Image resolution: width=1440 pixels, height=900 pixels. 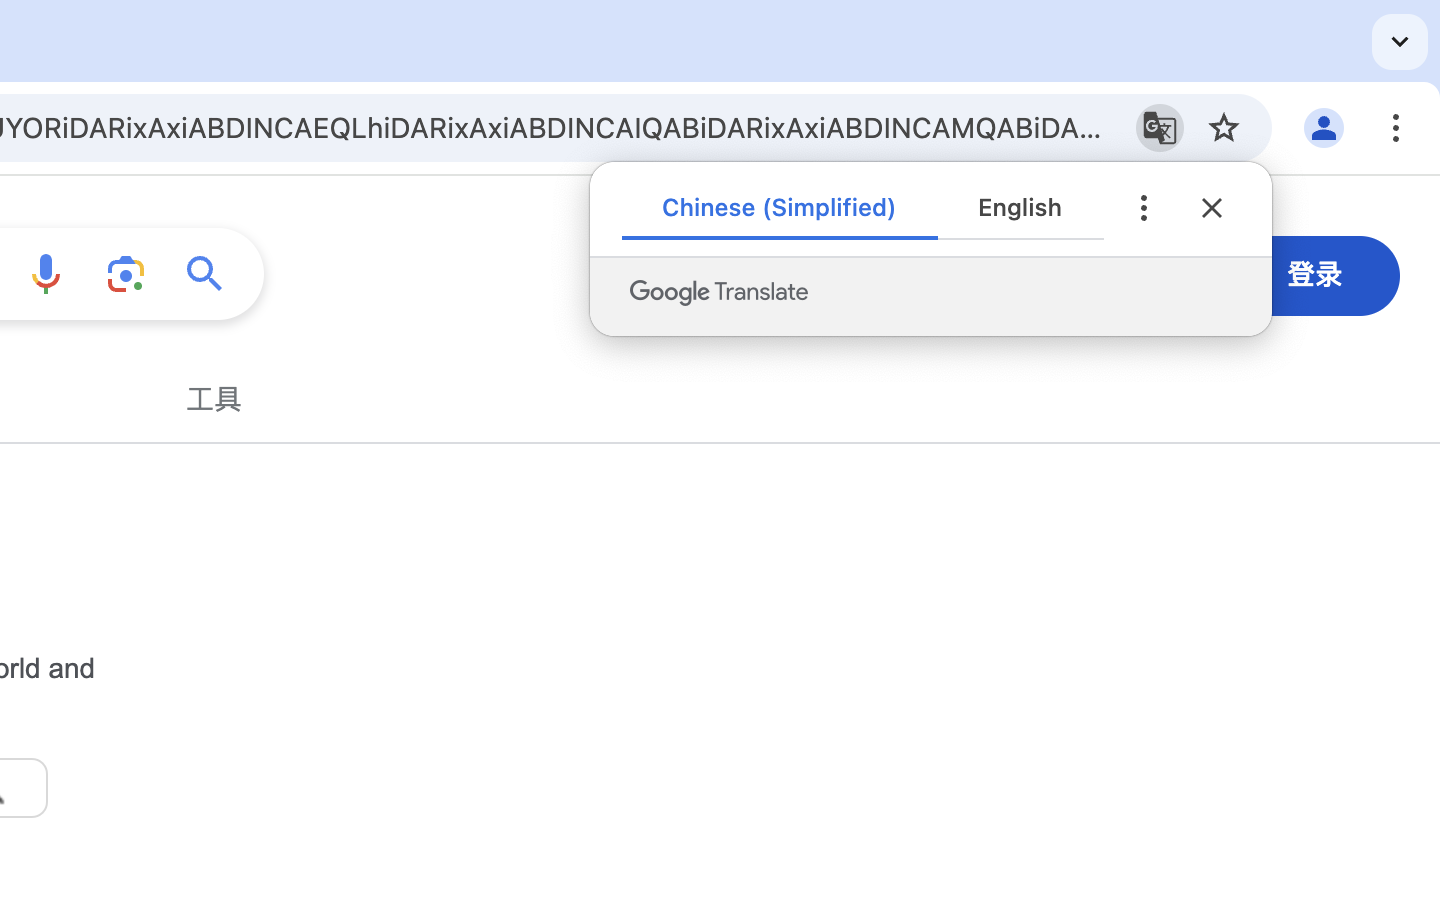 I want to click on '登录', so click(x=1316, y=272).